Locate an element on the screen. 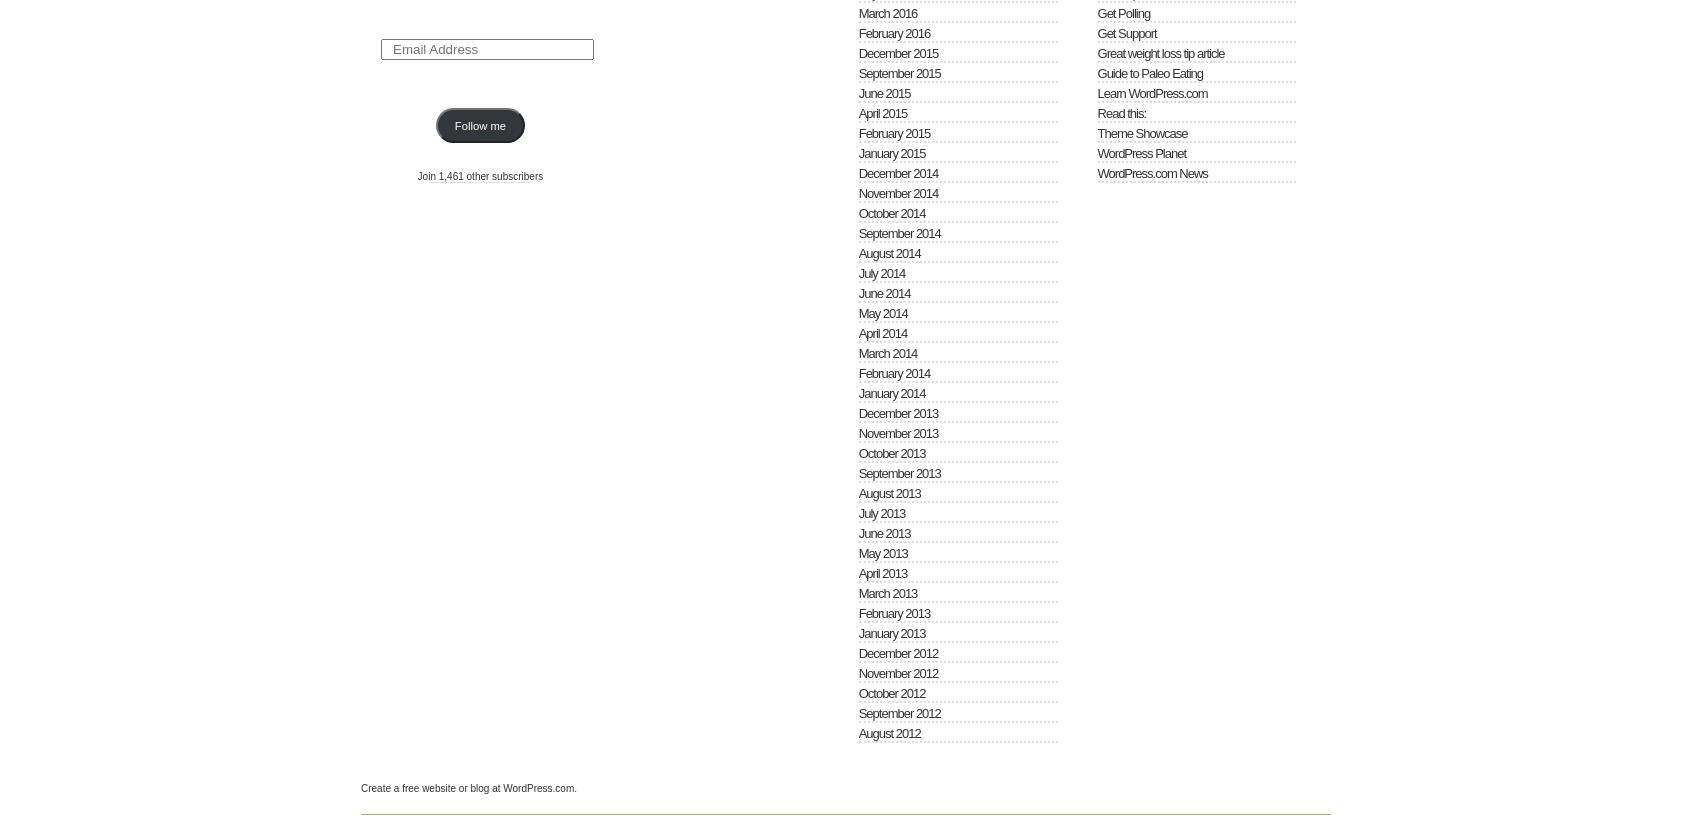 Image resolution: width=1692 pixels, height=832 pixels. 'December 2015' is located at coordinates (896, 52).